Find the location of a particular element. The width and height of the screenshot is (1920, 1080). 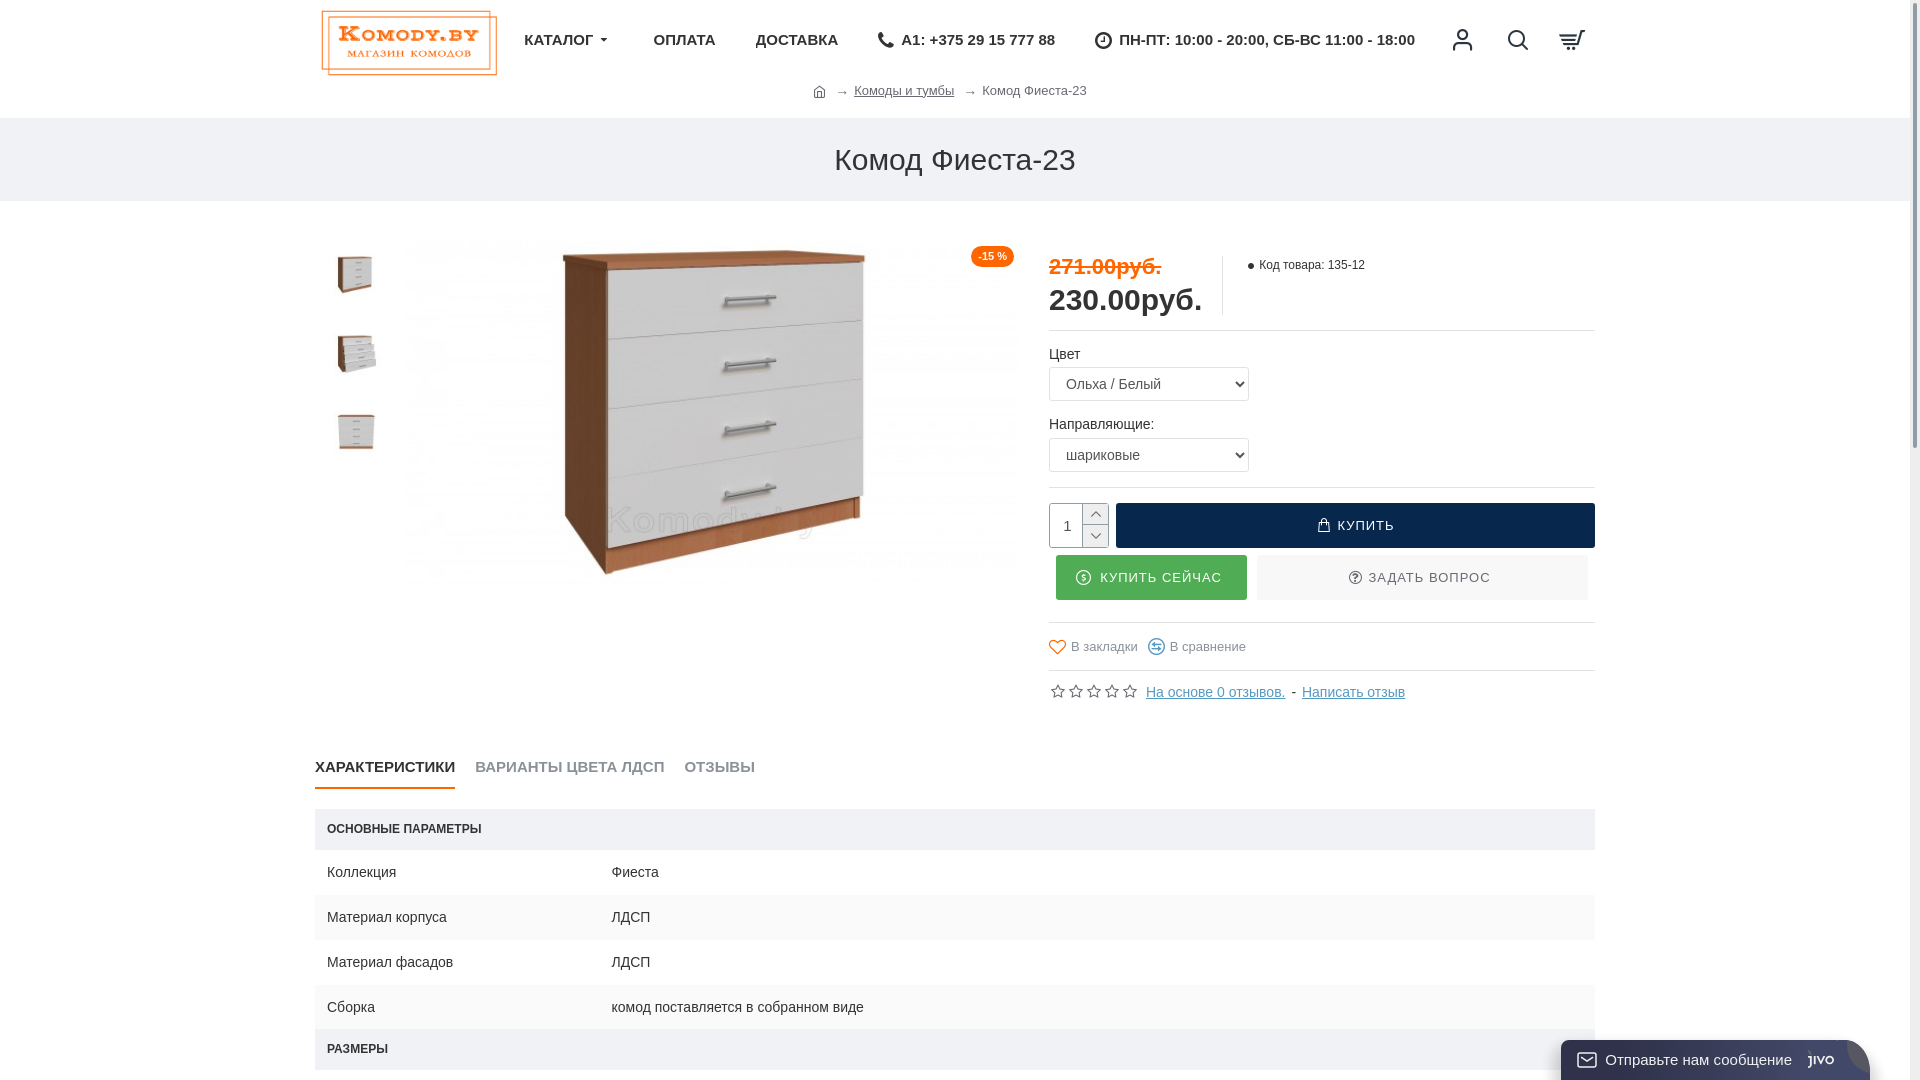

'Komody.by' is located at coordinates (408, 42).